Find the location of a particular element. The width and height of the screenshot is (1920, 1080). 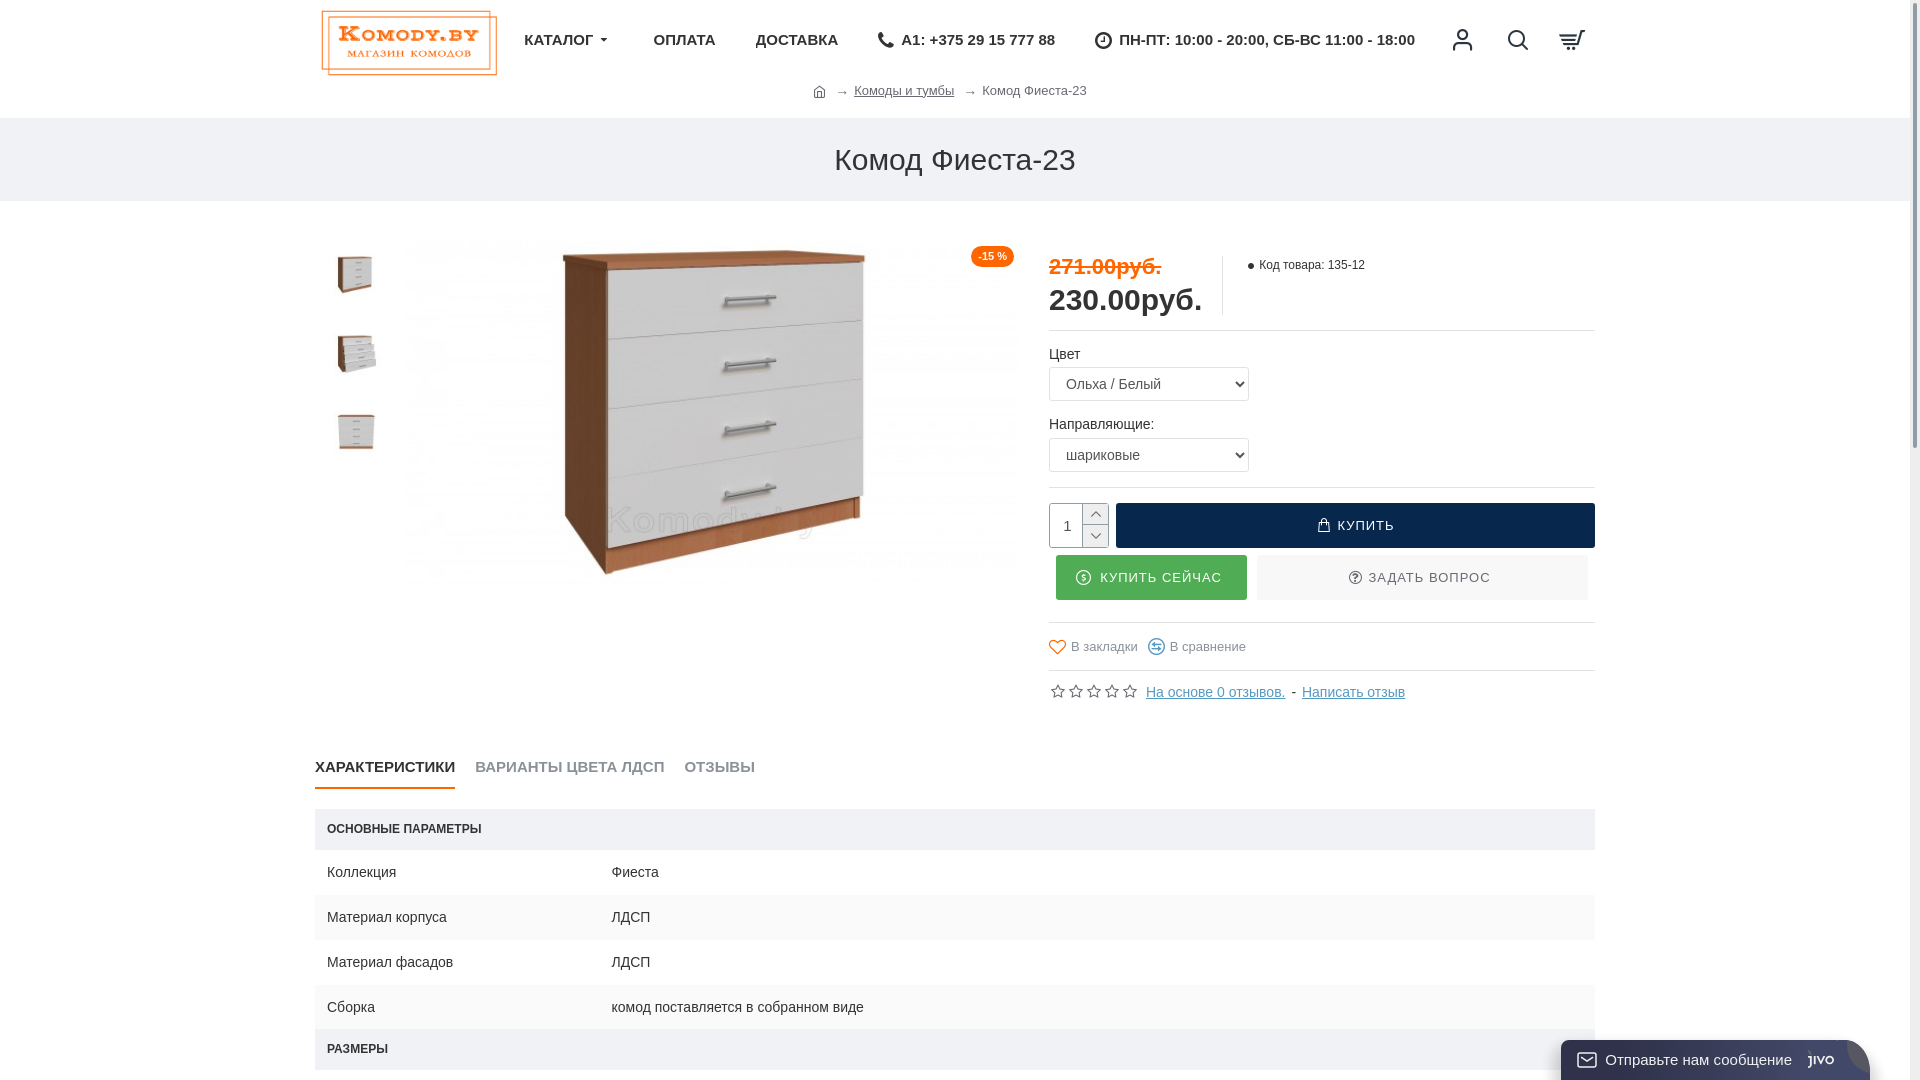

'Komody.by' is located at coordinates (408, 42).